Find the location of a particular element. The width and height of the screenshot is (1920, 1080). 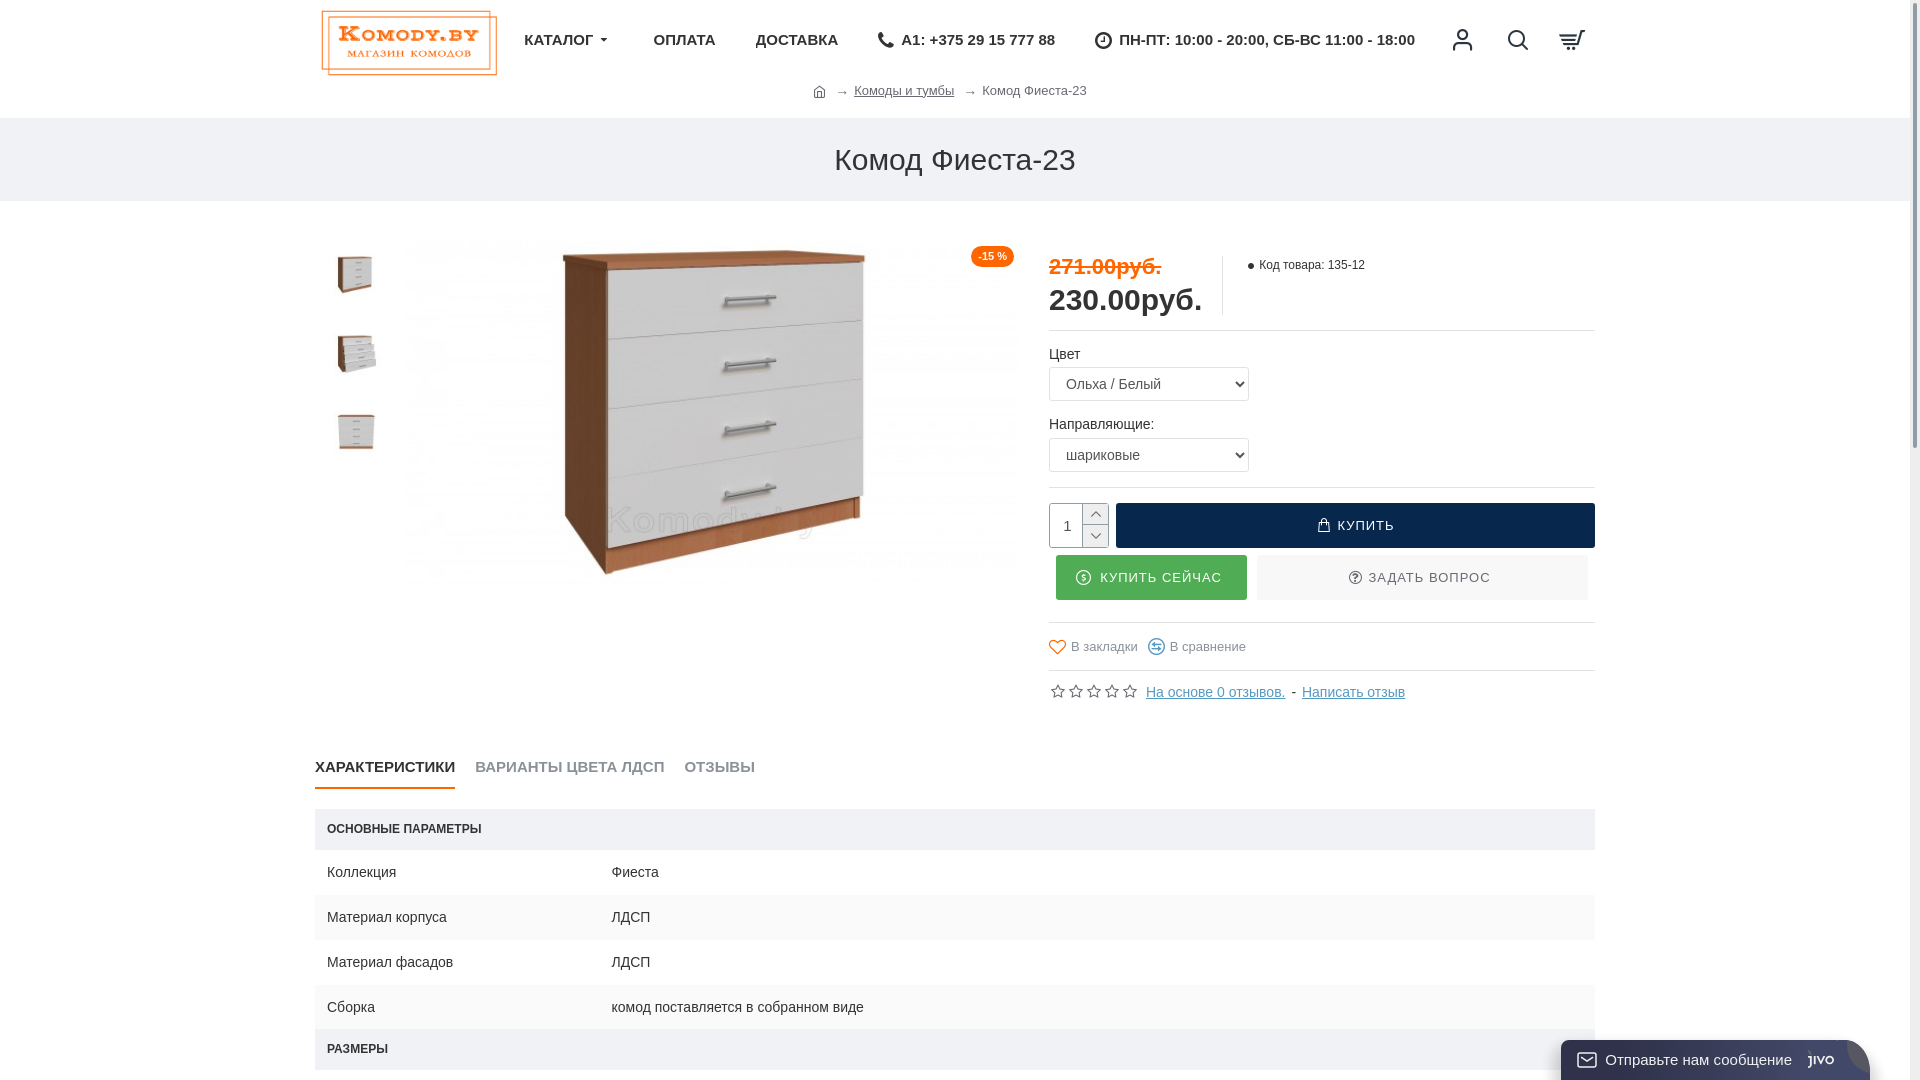

'Komody.by' is located at coordinates (408, 42).